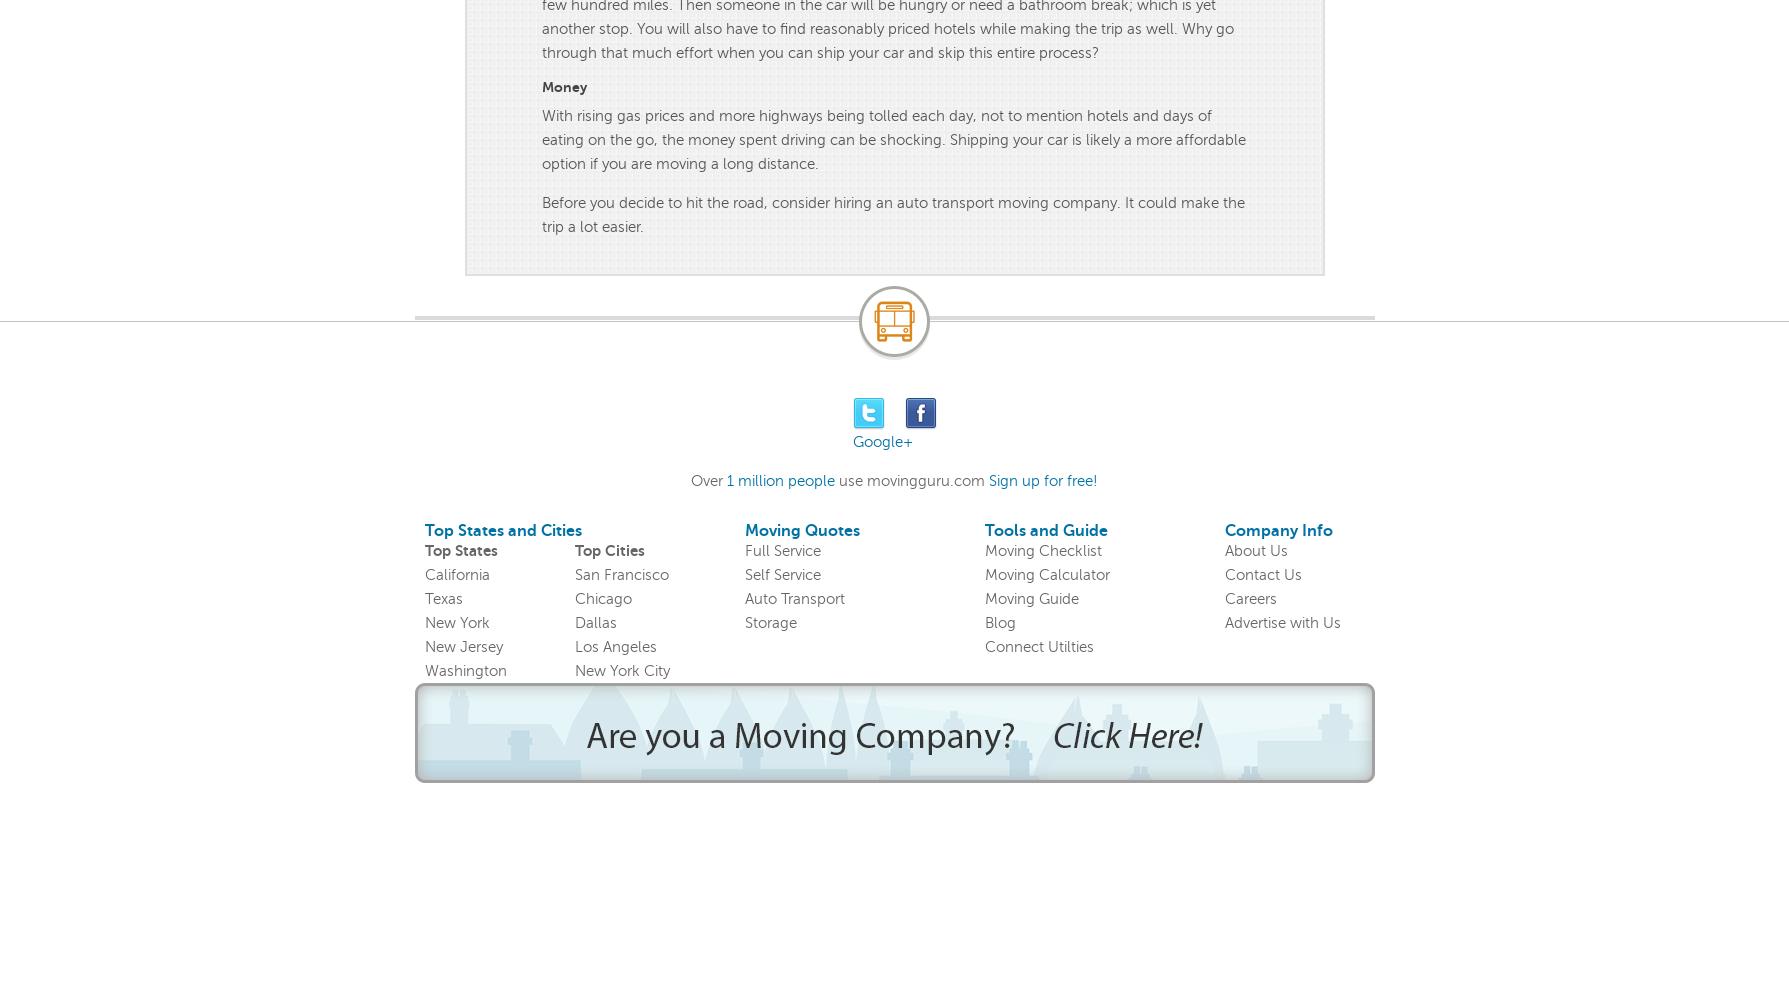 This screenshot has height=1000, width=1789. Describe the element at coordinates (781, 551) in the screenshot. I see `'Full Service'` at that location.